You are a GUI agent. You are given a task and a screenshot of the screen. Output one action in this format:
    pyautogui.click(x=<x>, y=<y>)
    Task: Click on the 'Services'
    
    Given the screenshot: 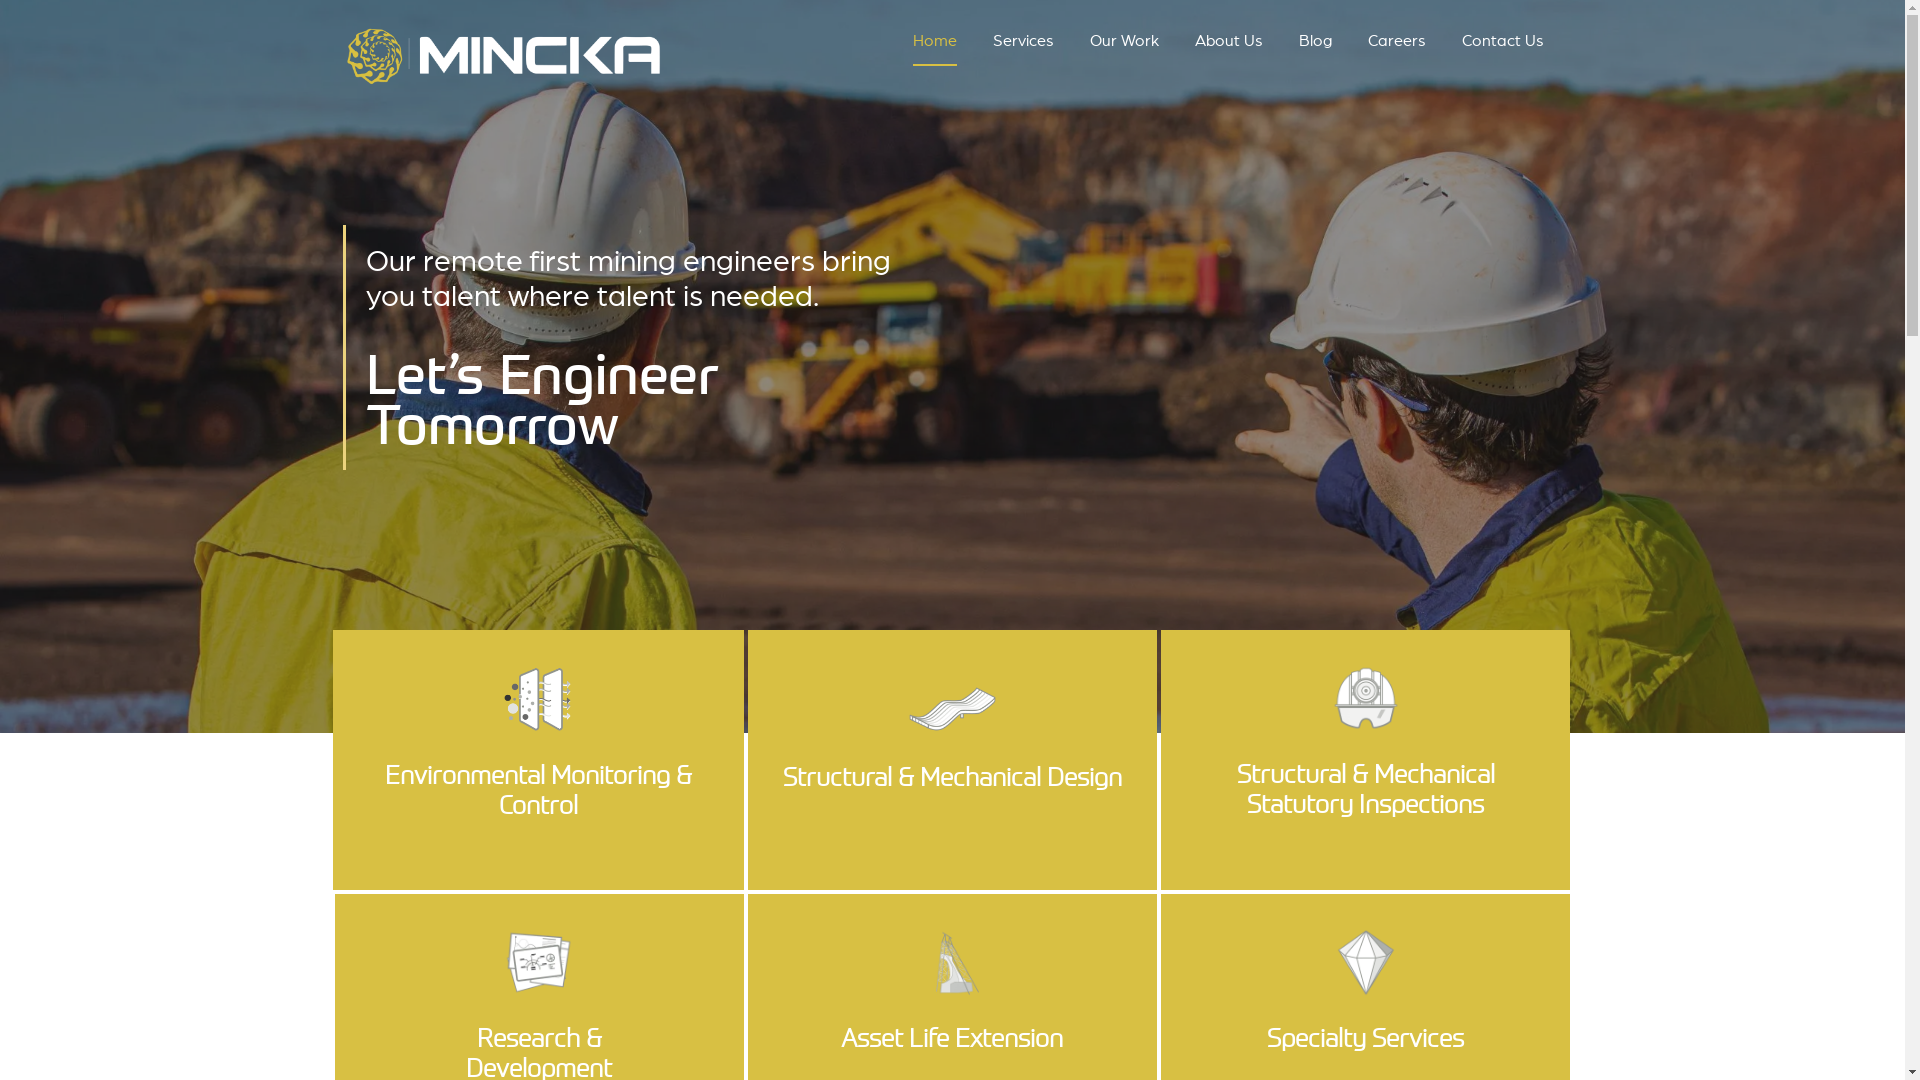 What is the action you would take?
    pyautogui.click(x=1023, y=45)
    